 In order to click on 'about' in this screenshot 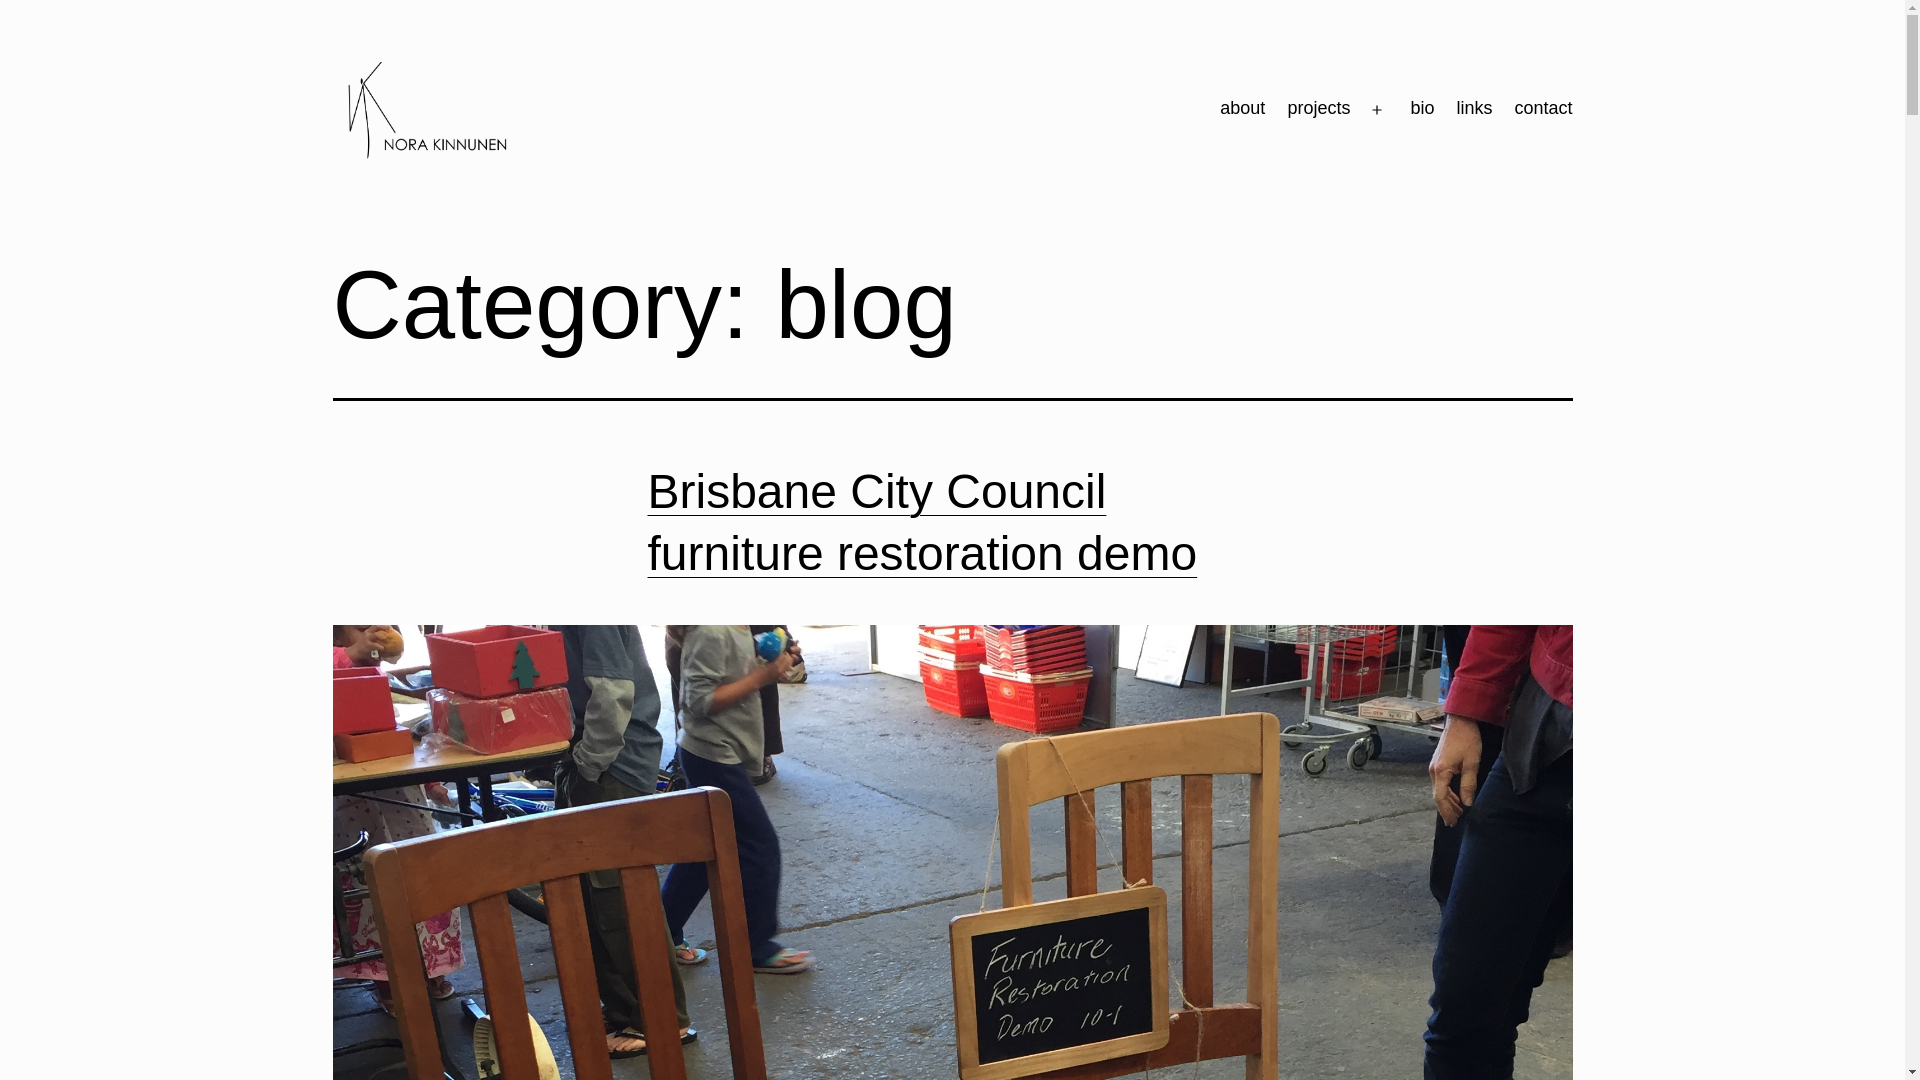, I will do `click(1241, 110)`.